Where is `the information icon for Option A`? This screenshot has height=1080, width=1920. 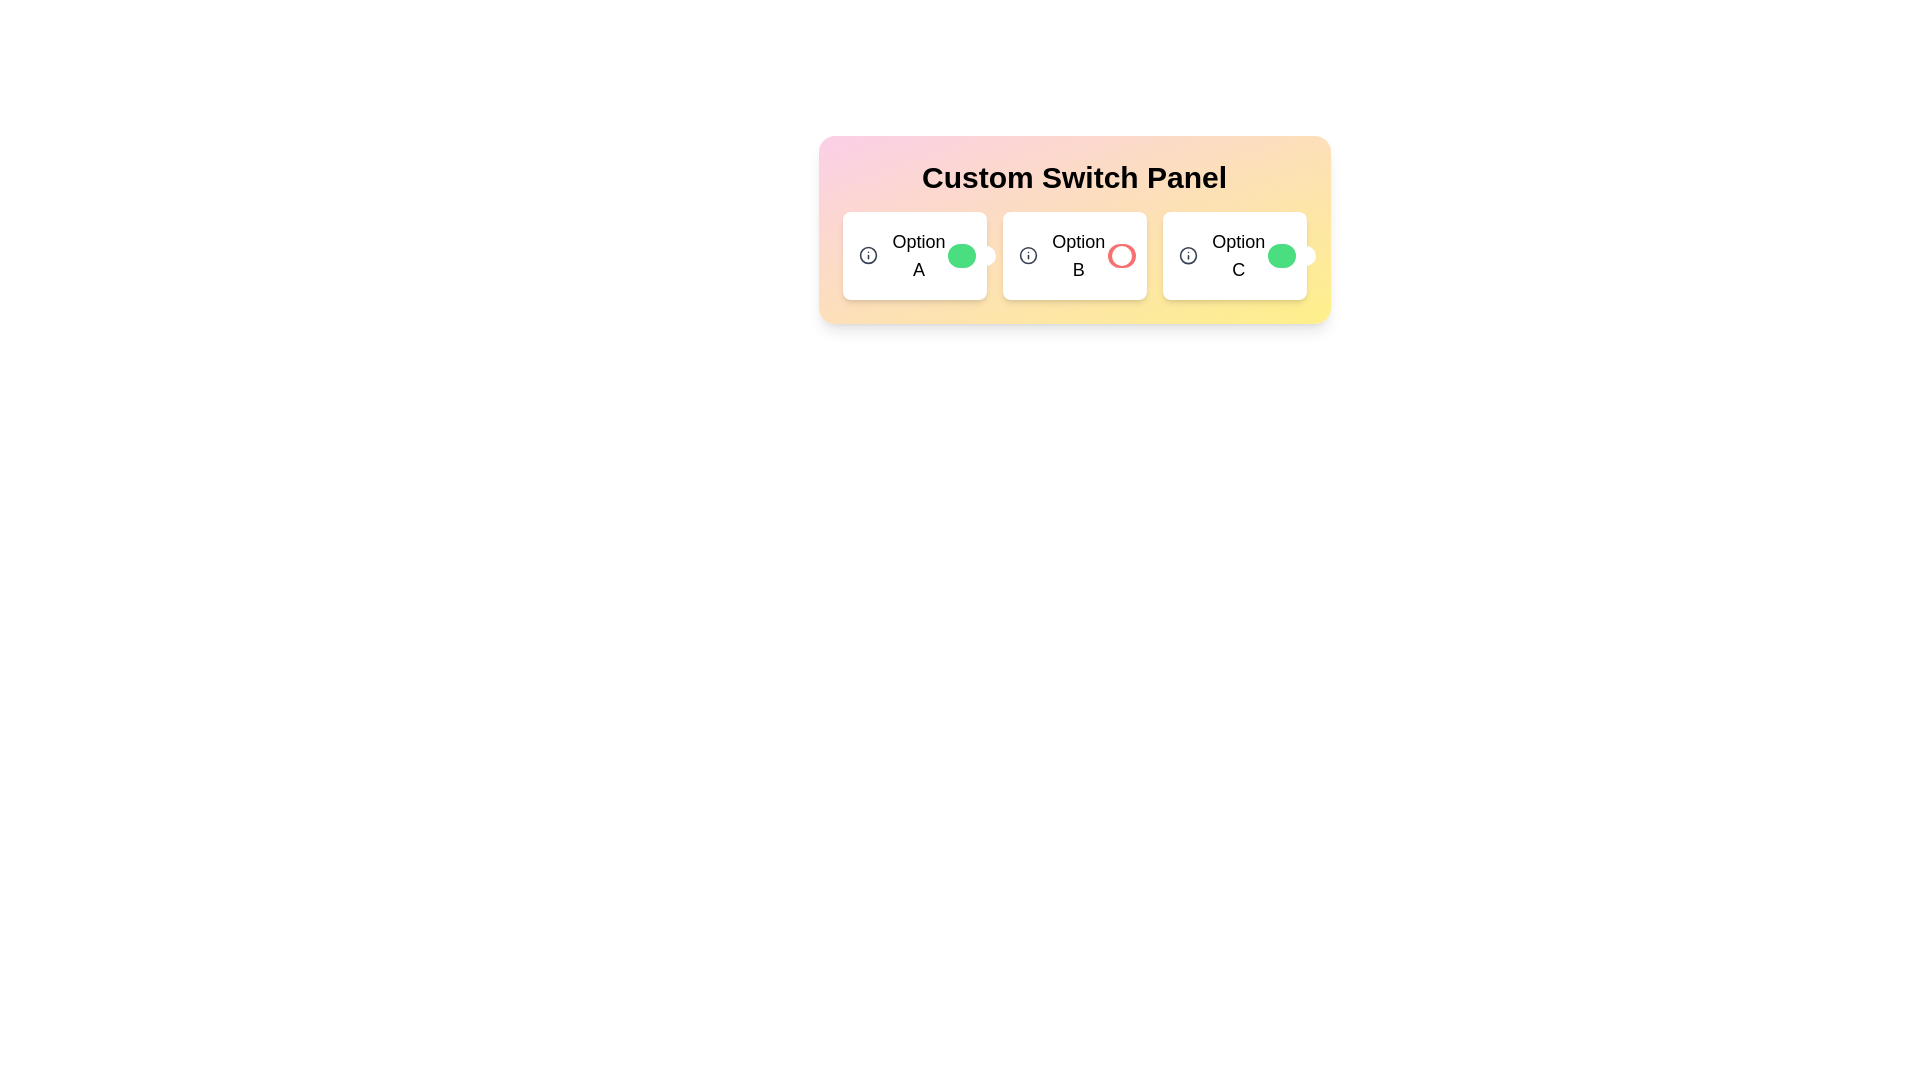
the information icon for Option A is located at coordinates (868, 254).